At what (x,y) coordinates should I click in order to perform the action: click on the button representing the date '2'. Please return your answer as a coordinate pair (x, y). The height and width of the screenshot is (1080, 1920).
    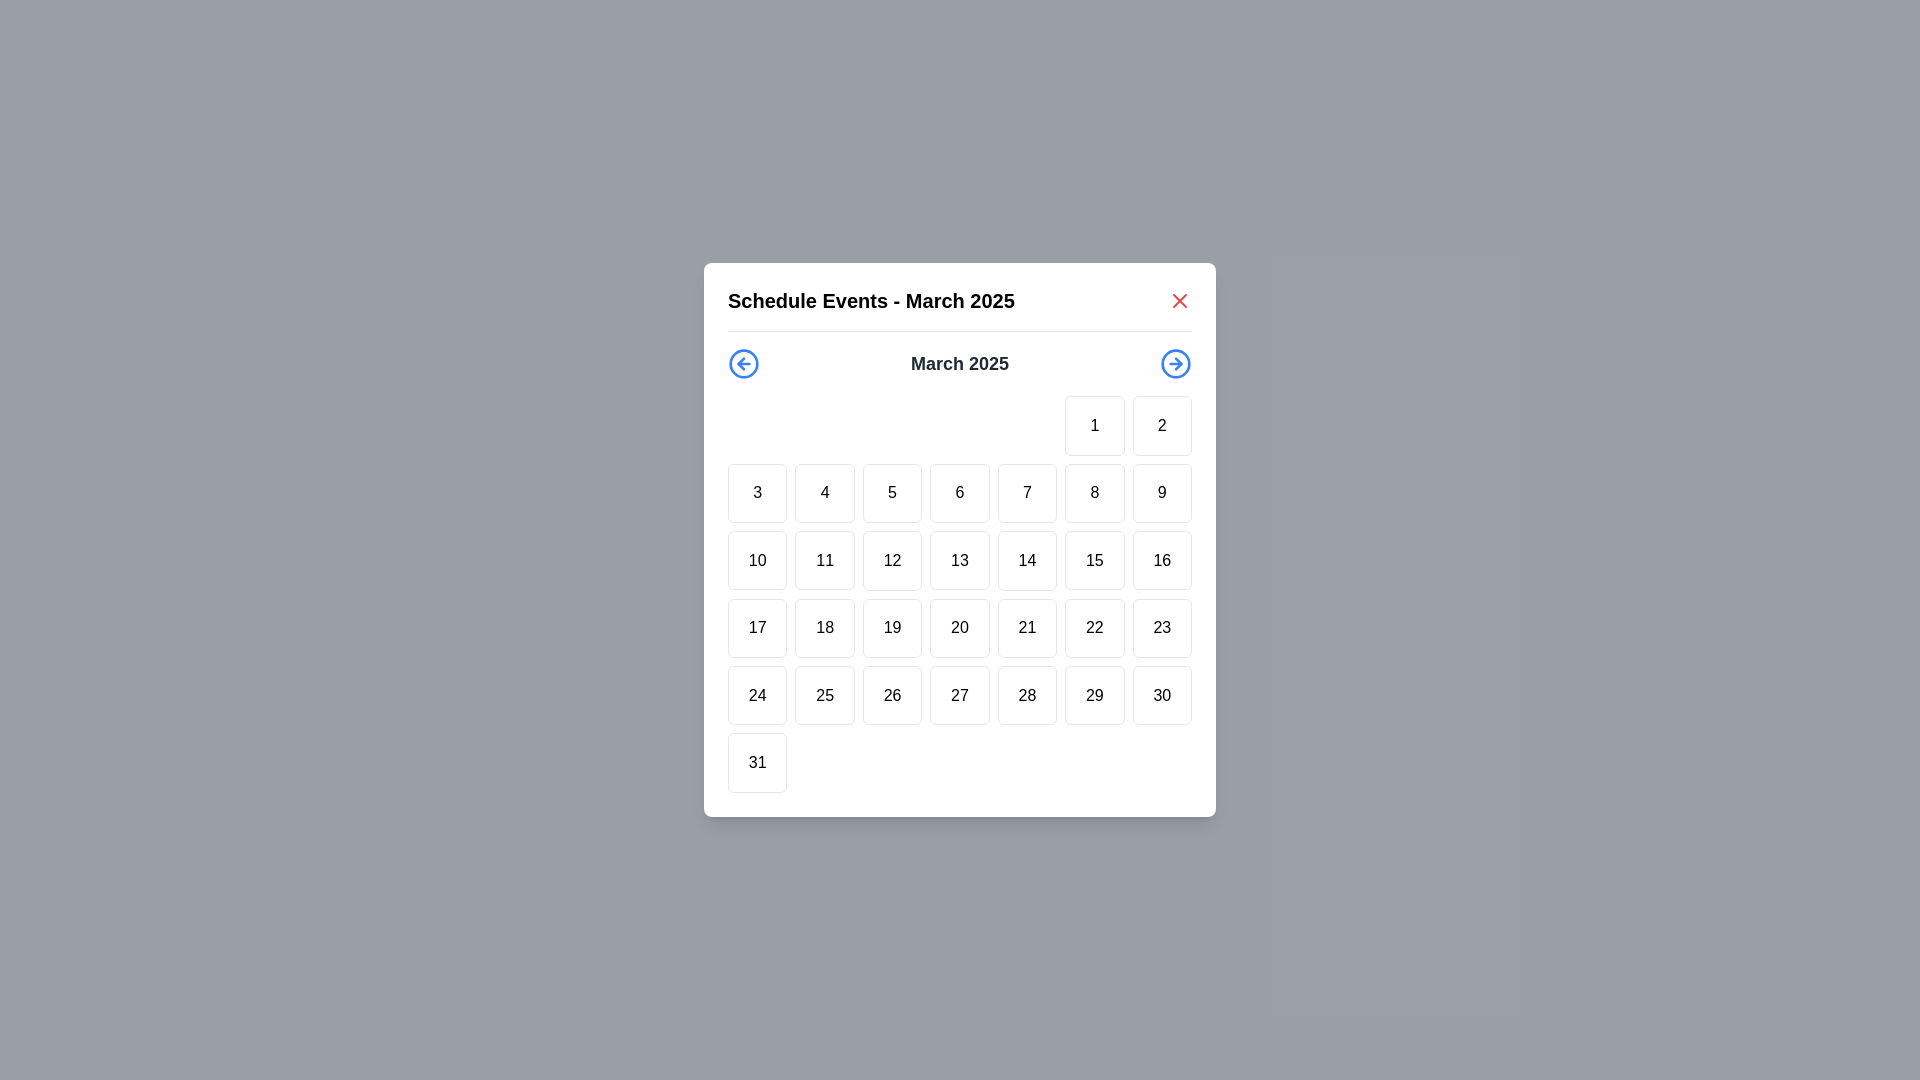
    Looking at the image, I should click on (1162, 424).